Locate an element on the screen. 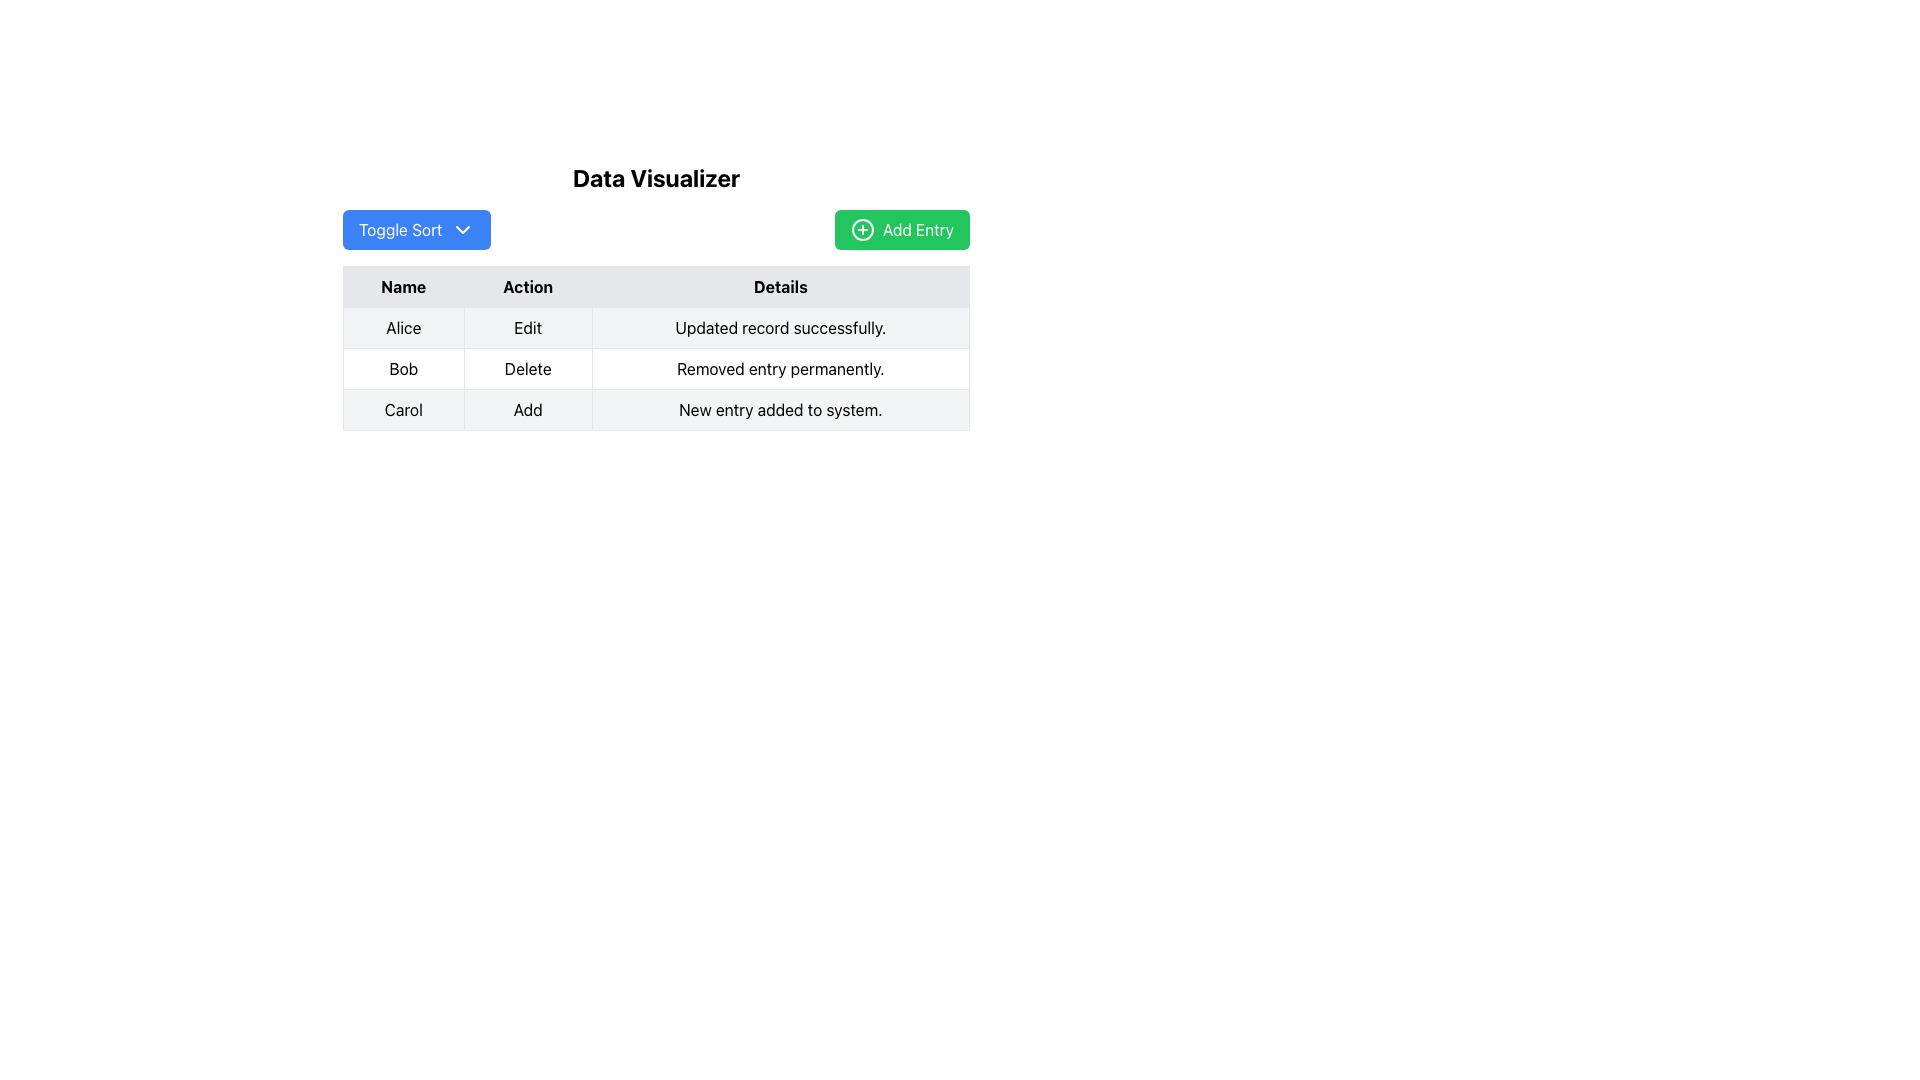 This screenshot has height=1080, width=1920. on the second row of the table that contains 'Bob' on the left, 'Delete' in the center, and 'Removed entry permanently.' on the right is located at coordinates (656, 369).